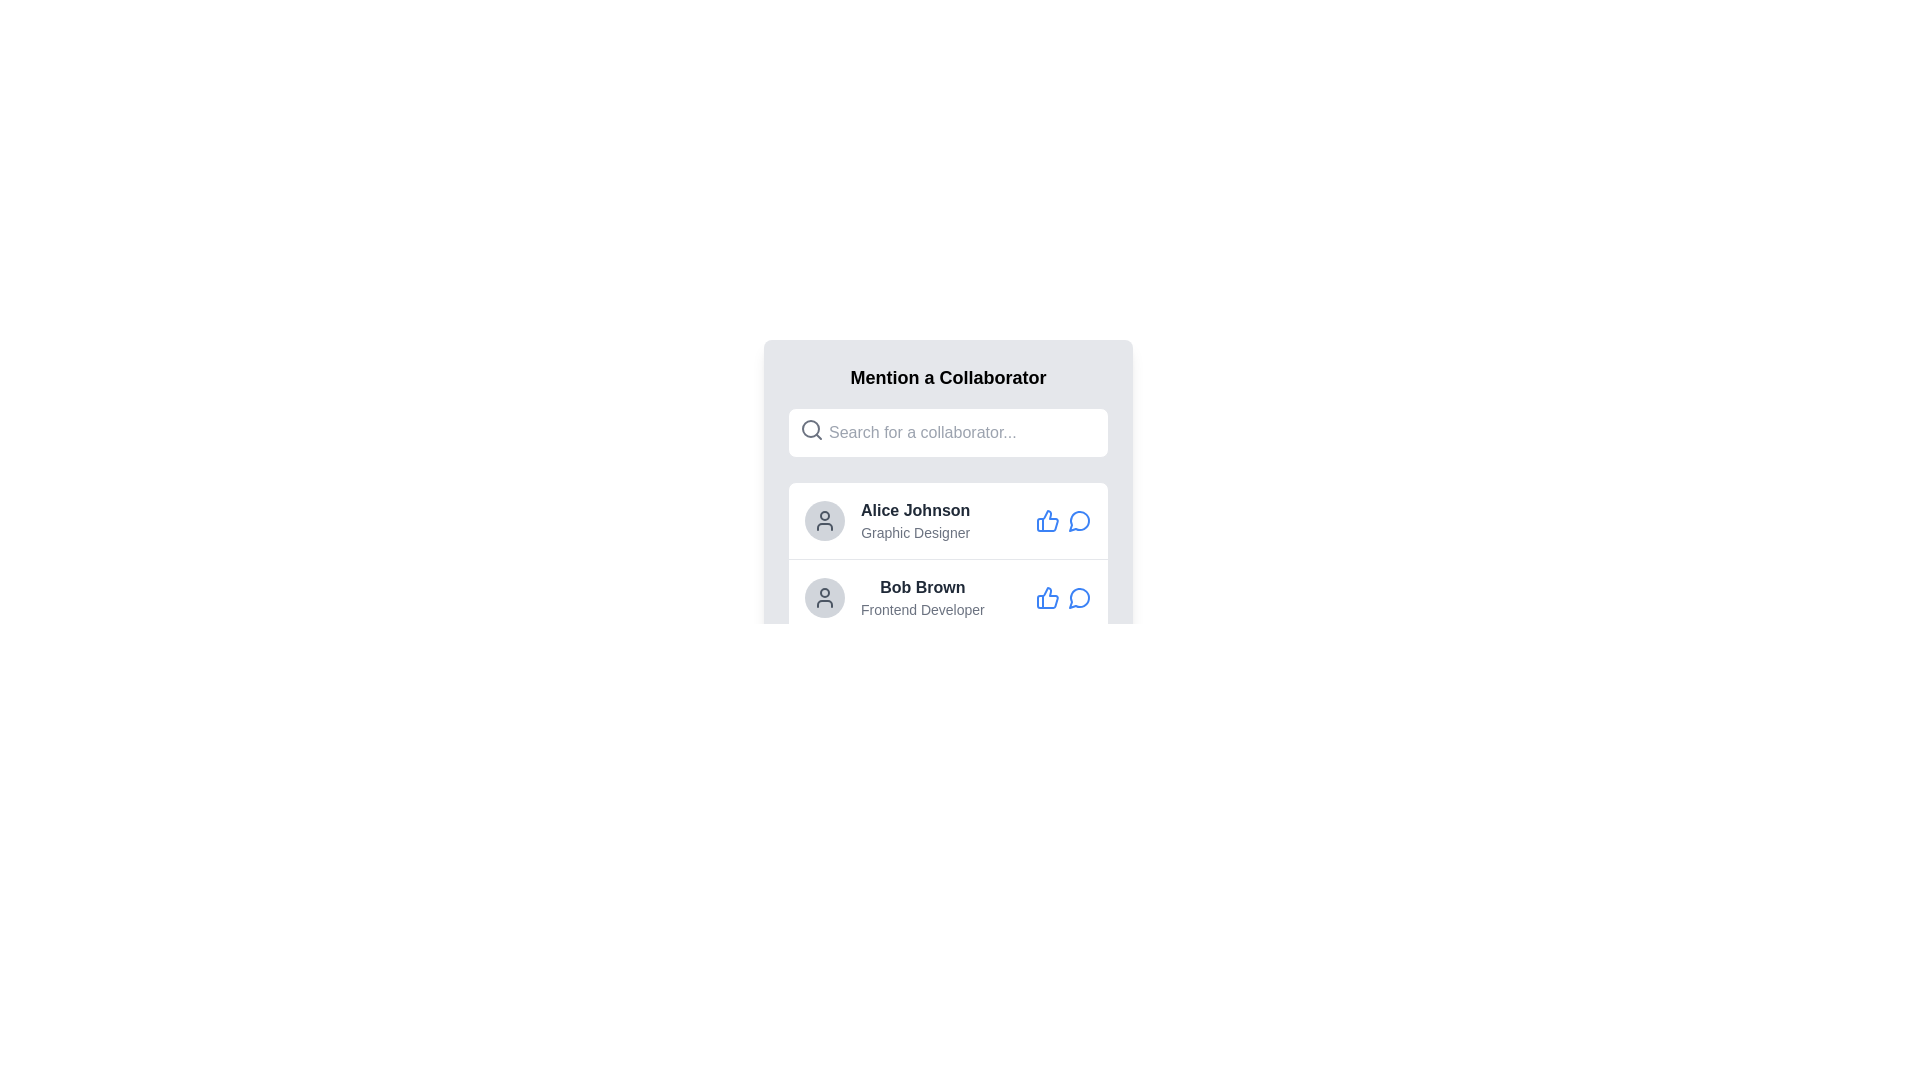 Image resolution: width=1920 pixels, height=1080 pixels. Describe the element at coordinates (1063, 519) in the screenshot. I see `the horizontal action group containing the thumbs-up and speech bubble icons for 'Alice Johnson, Graphic Designer'` at that location.